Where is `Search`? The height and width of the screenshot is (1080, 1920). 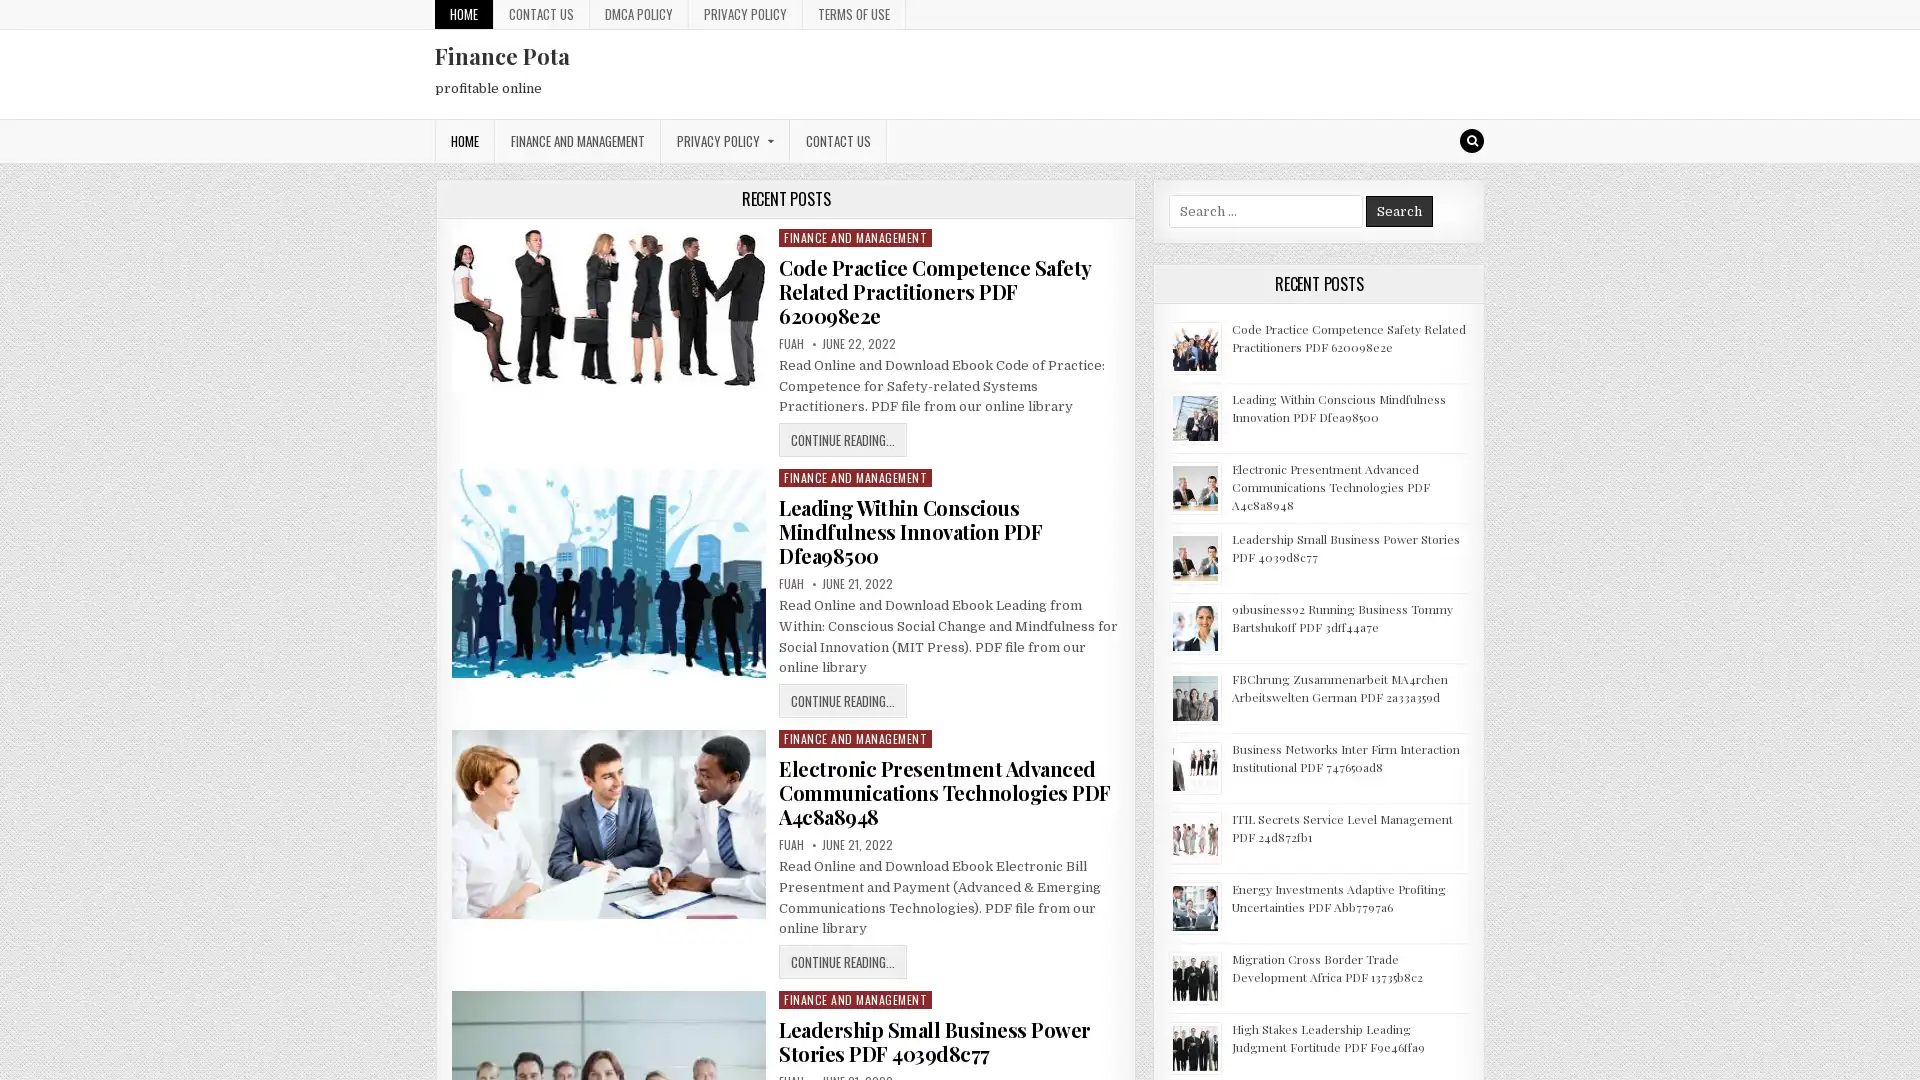 Search is located at coordinates (1398, 211).